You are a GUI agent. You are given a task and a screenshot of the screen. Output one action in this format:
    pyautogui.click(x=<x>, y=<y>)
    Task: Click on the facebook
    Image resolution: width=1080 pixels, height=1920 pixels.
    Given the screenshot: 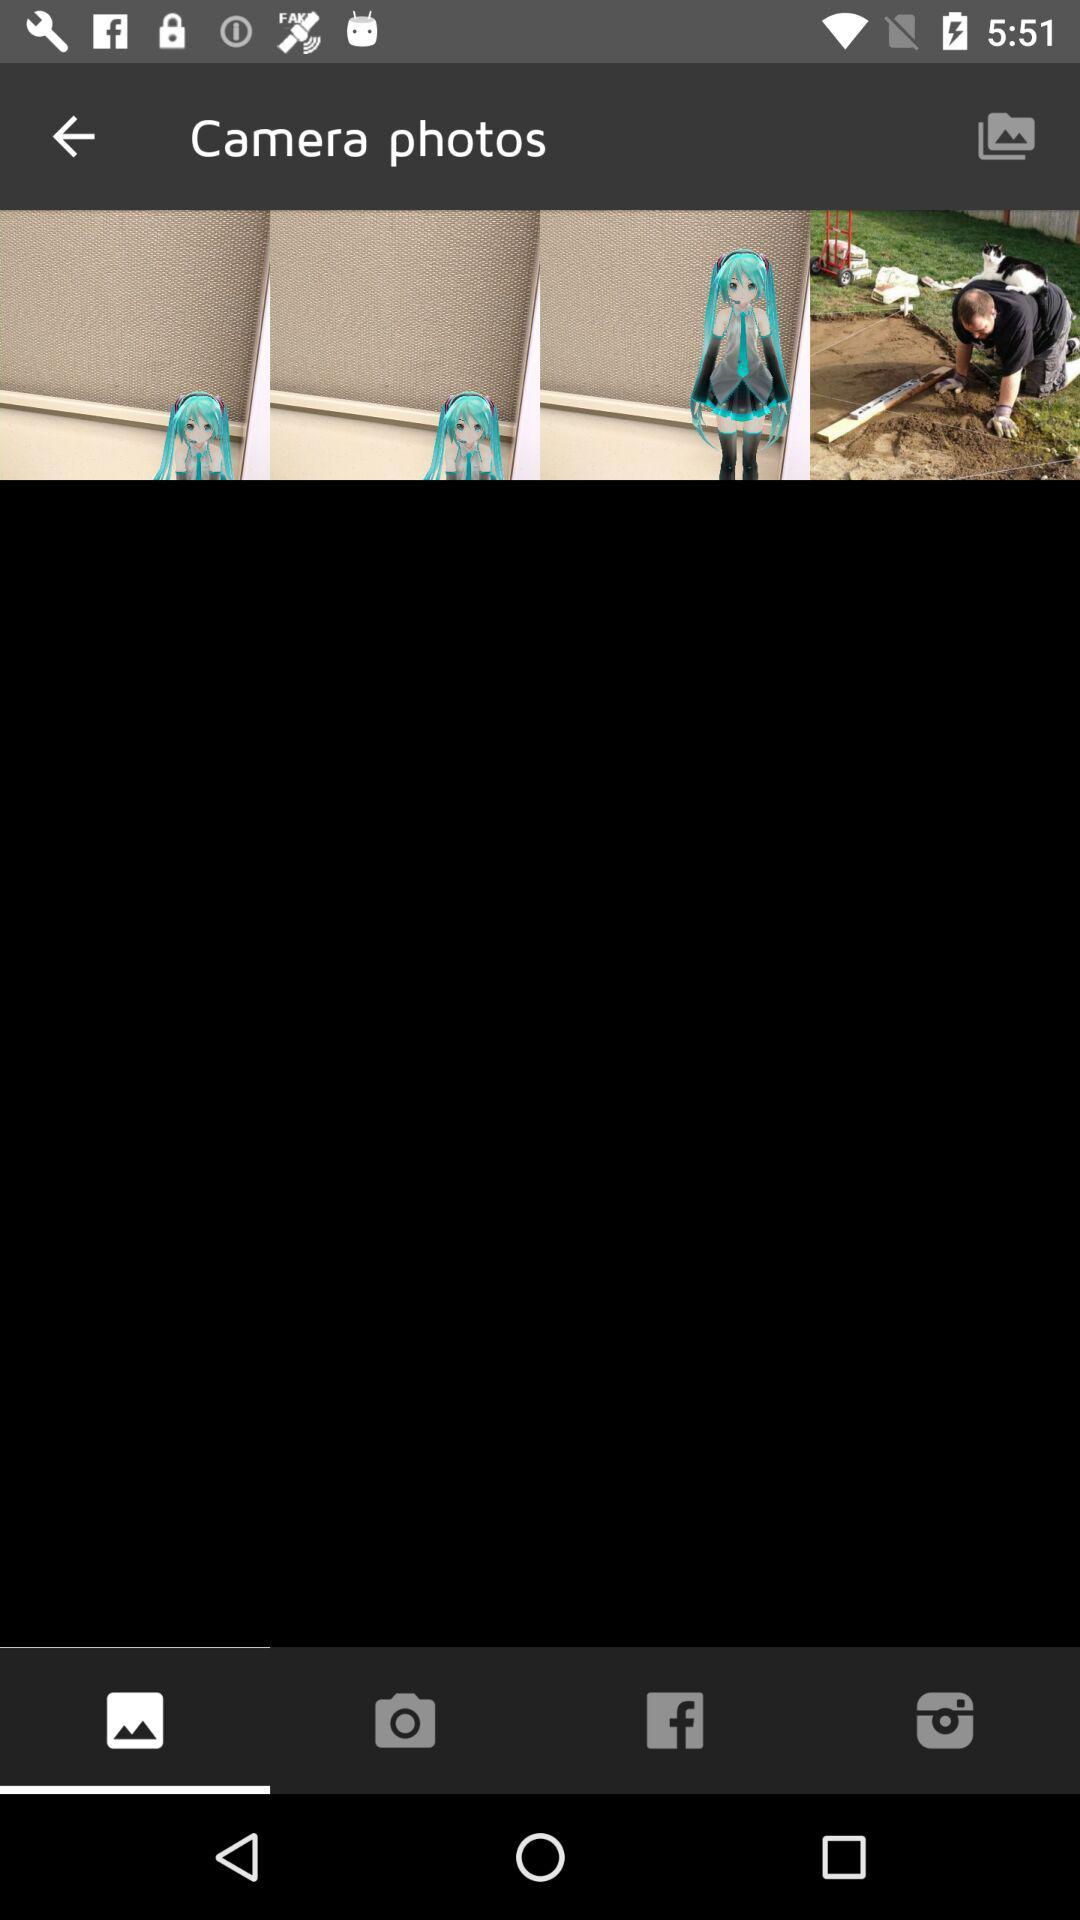 What is the action you would take?
    pyautogui.click(x=675, y=1719)
    